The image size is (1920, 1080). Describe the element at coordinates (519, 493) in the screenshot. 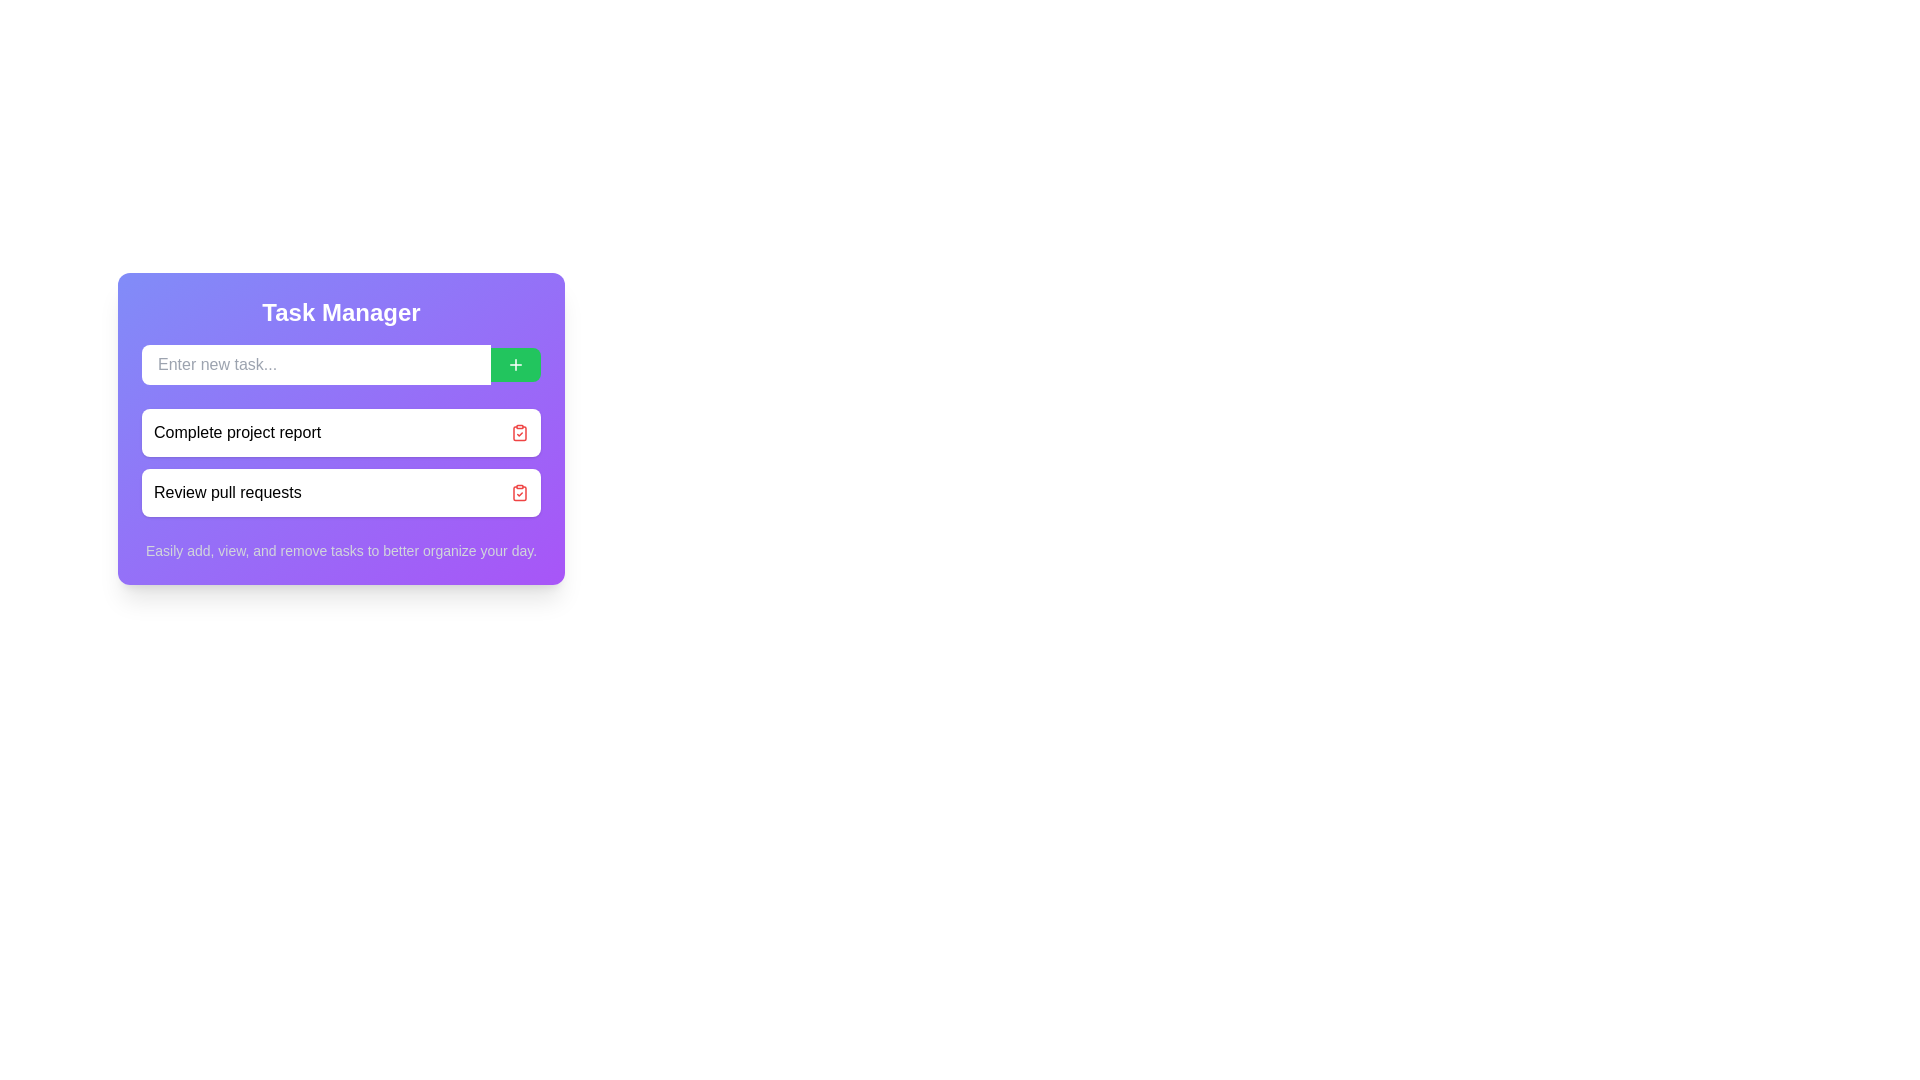

I see `the red clipboard icon with a checkmark located next to the 'Review pull requests' task in the second row` at that location.